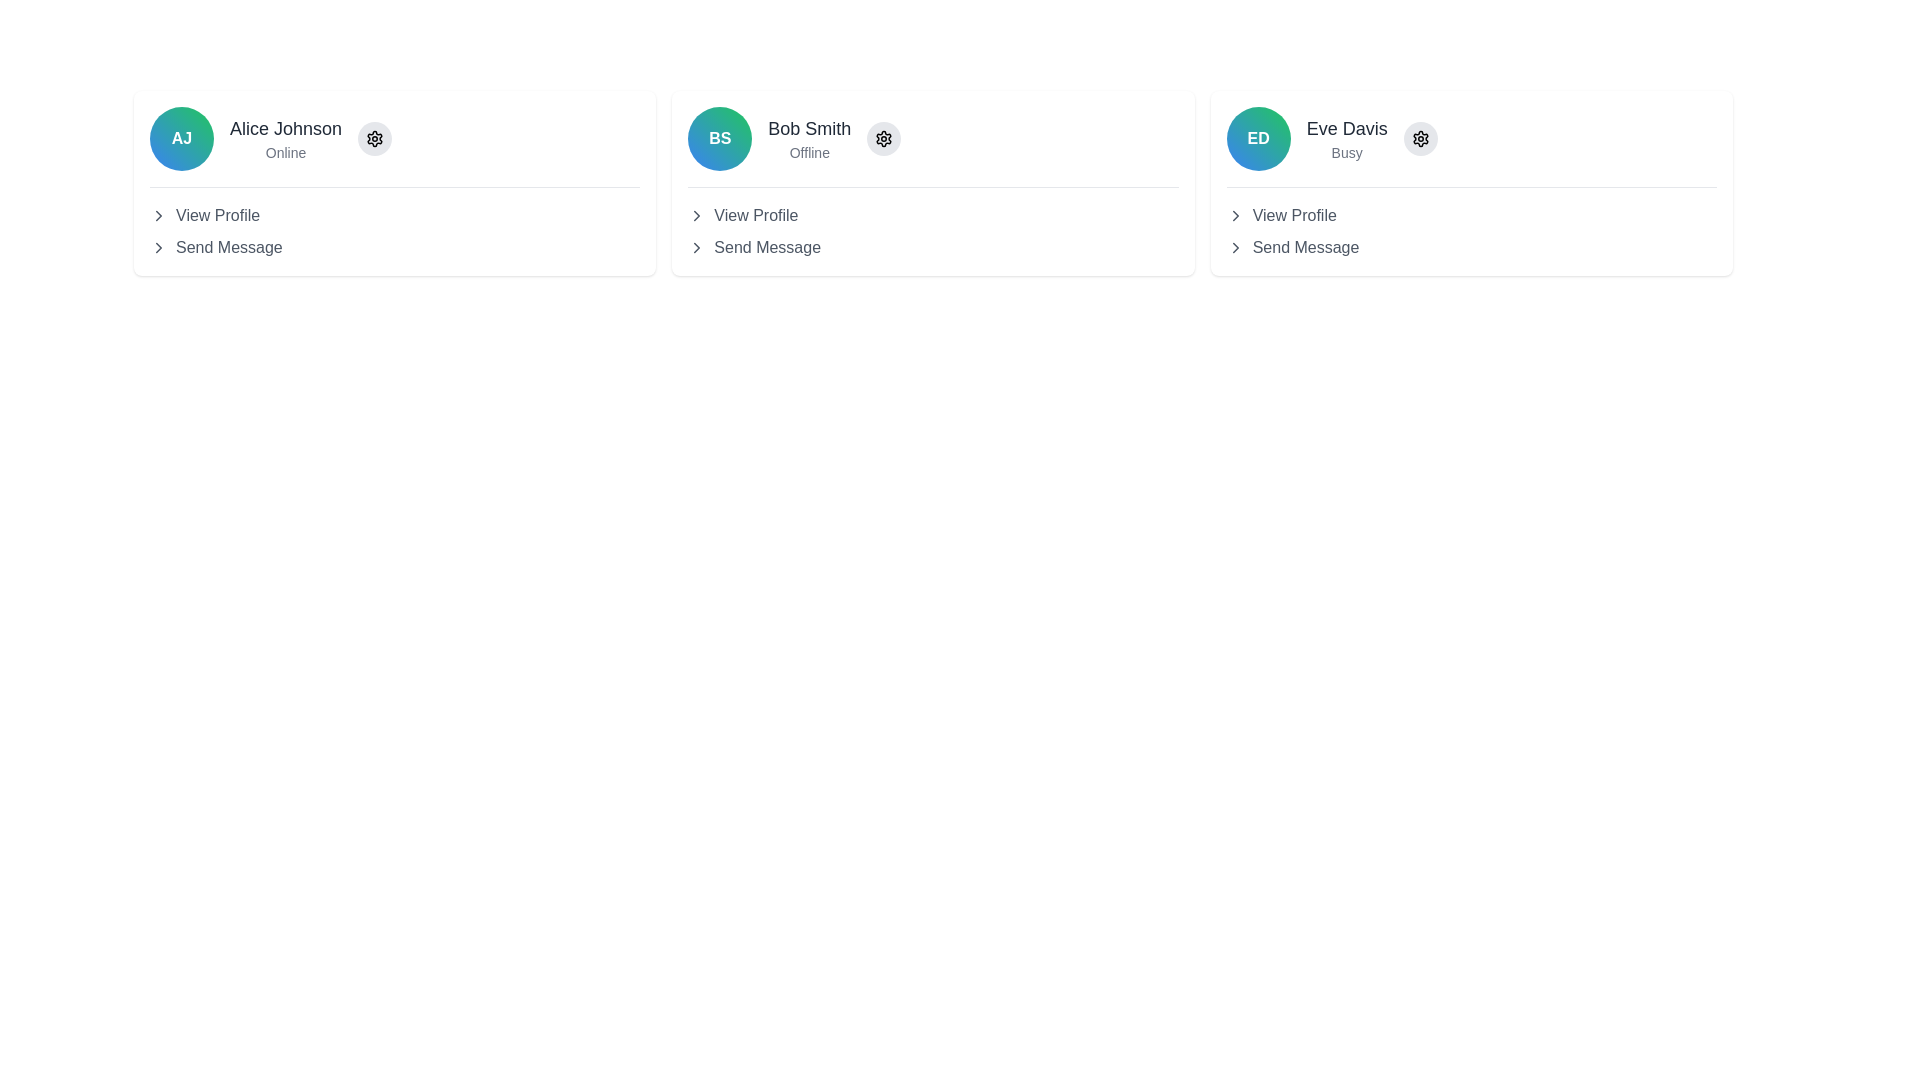 This screenshot has height=1080, width=1920. What do you see at coordinates (395, 223) in the screenshot?
I see `the 'Send Message' option in the lower portion of the card section for 'Alice Johnson'` at bounding box center [395, 223].